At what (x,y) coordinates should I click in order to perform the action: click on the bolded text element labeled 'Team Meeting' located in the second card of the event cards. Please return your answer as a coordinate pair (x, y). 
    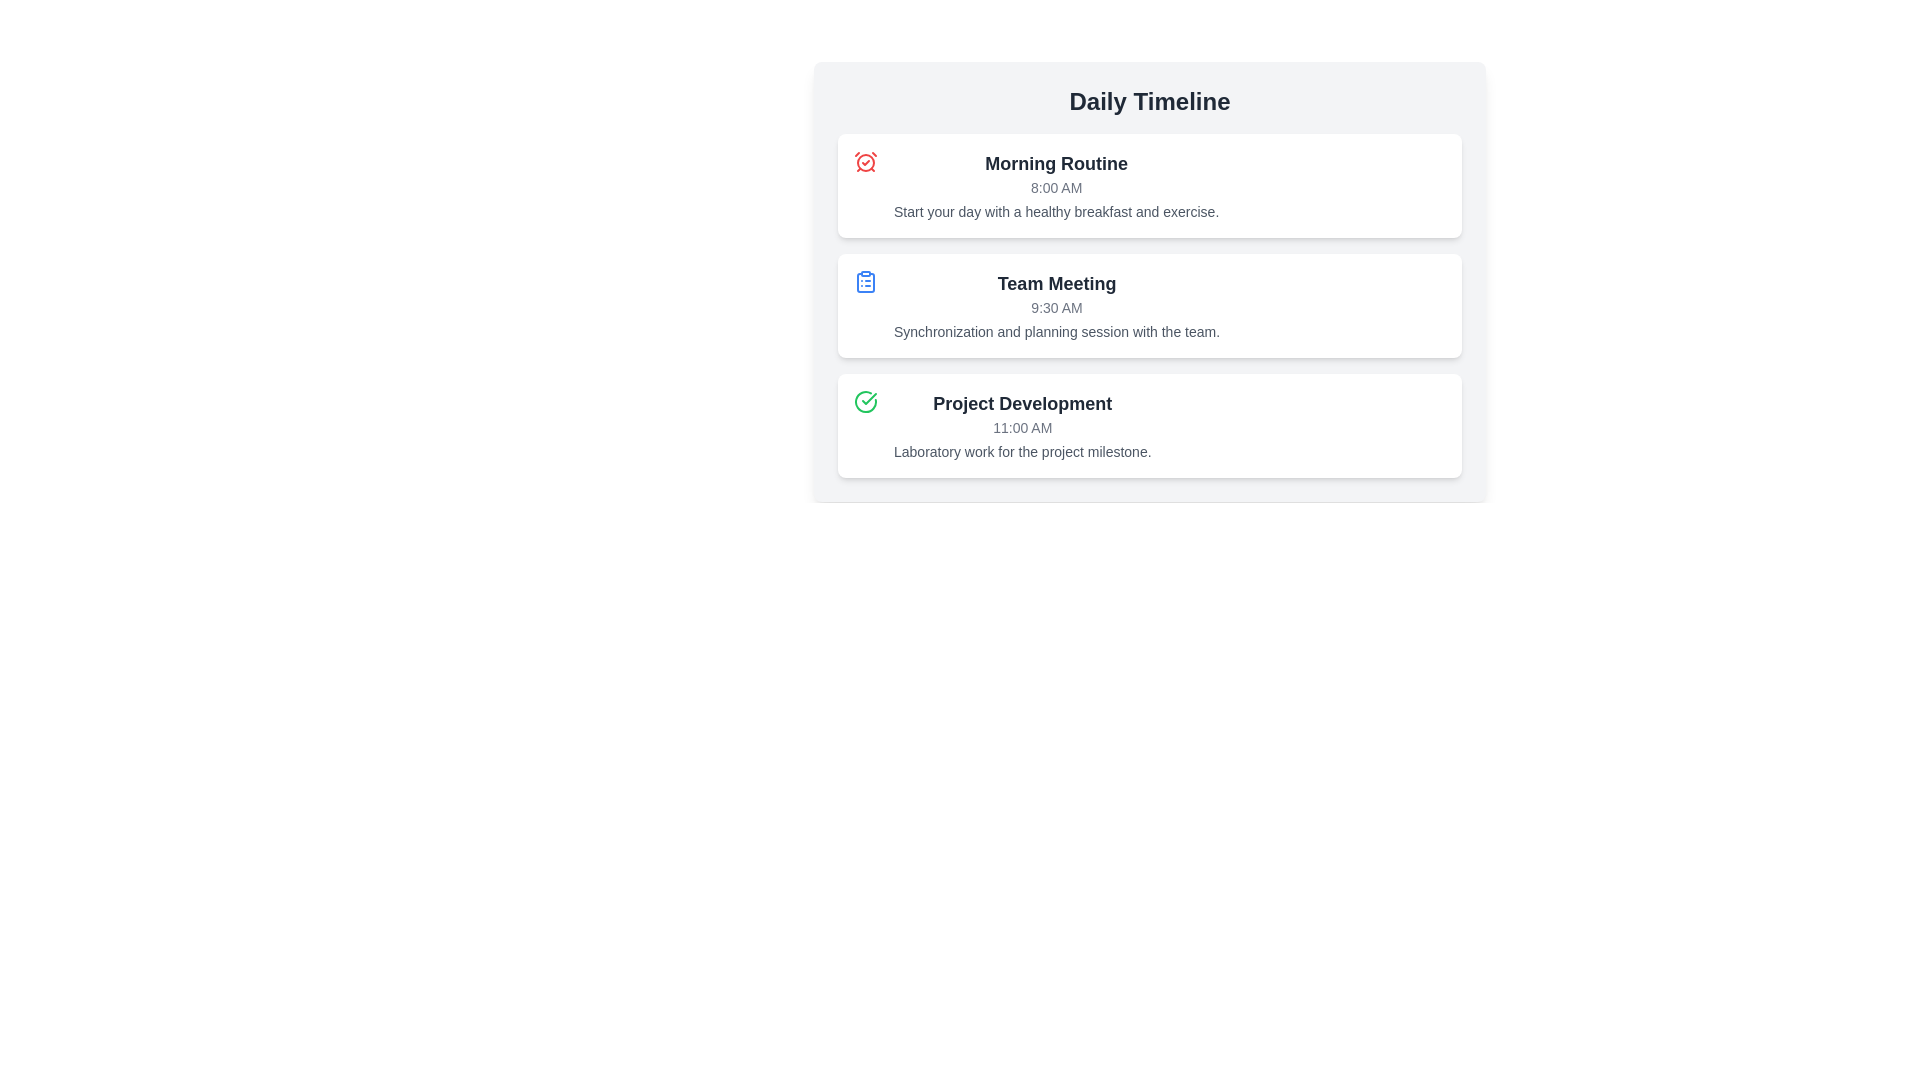
    Looking at the image, I should click on (1055, 284).